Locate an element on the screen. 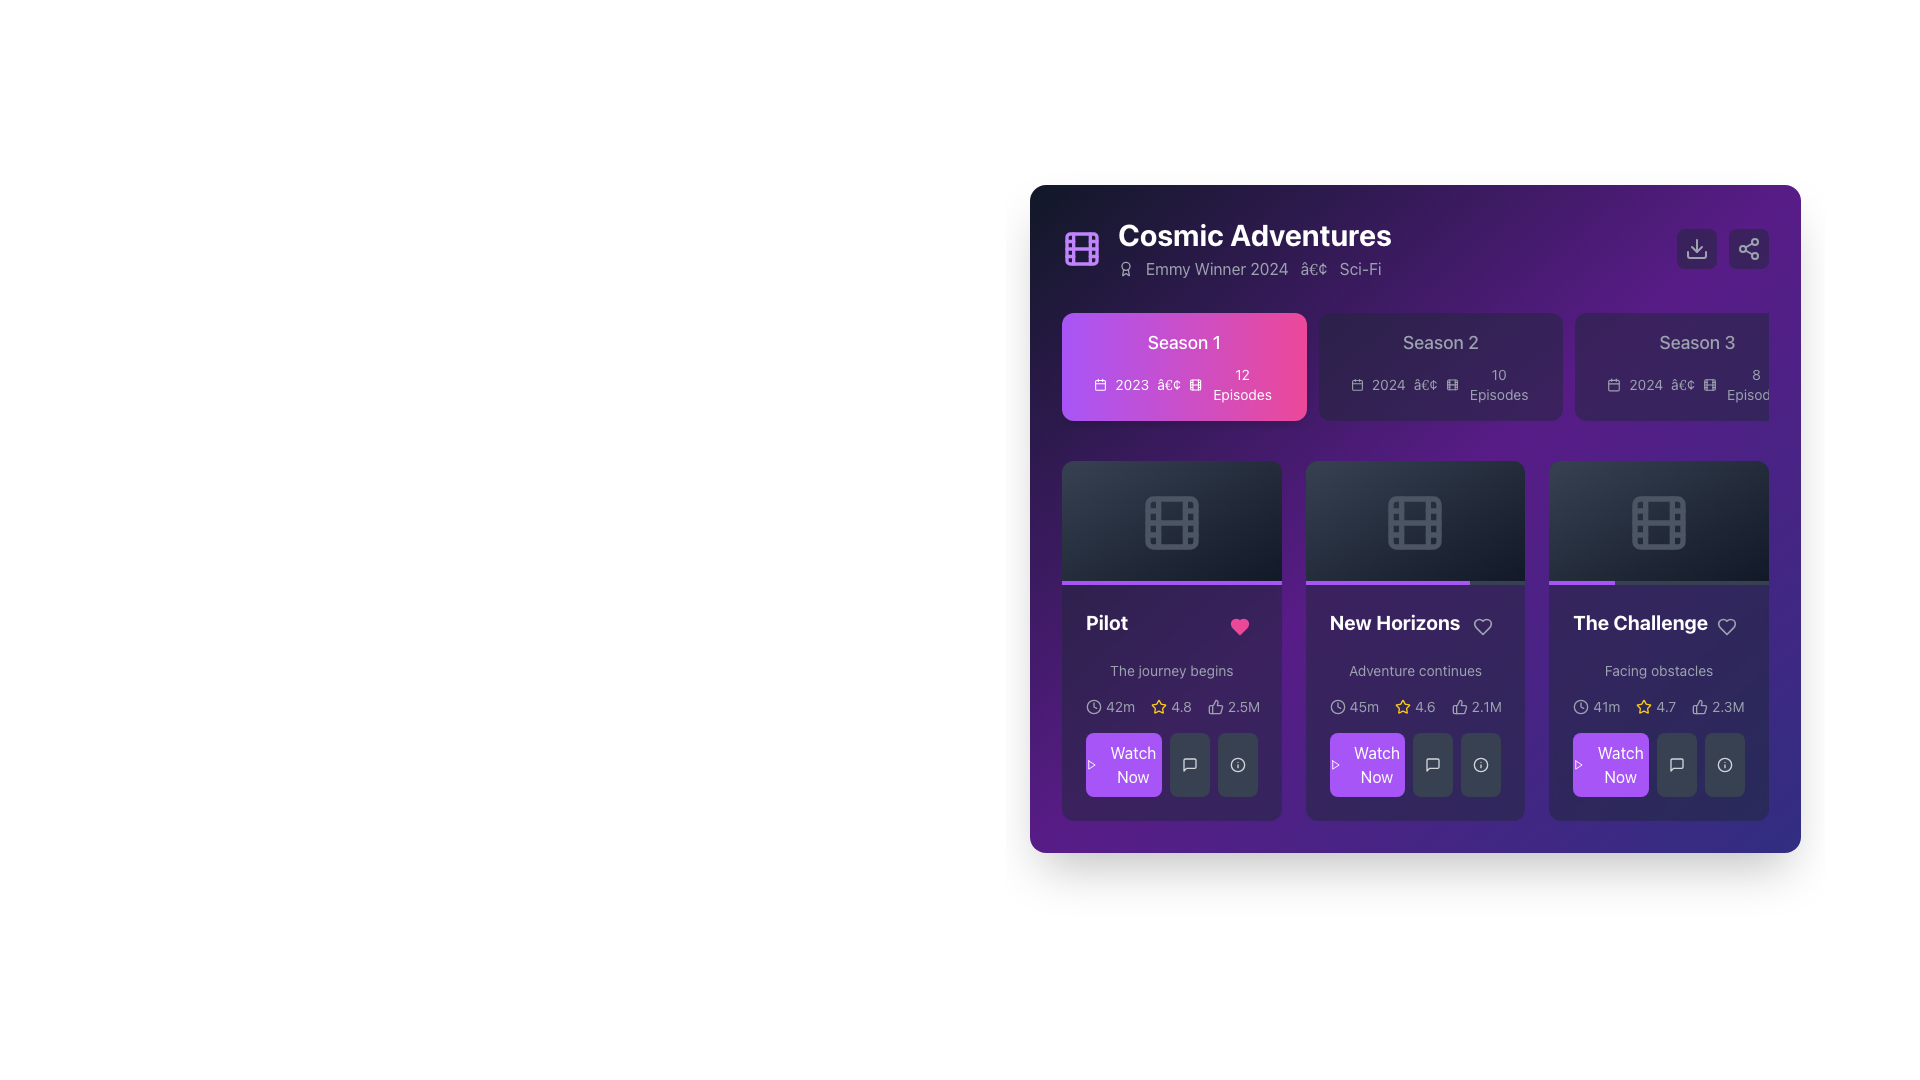 Image resolution: width=1920 pixels, height=1080 pixels. the informational label that displays the release year '2023' and the number of episodes '12 Episodes' located below the title text 'Season 1' in the card component for 'Season 1' is located at coordinates (1184, 385).